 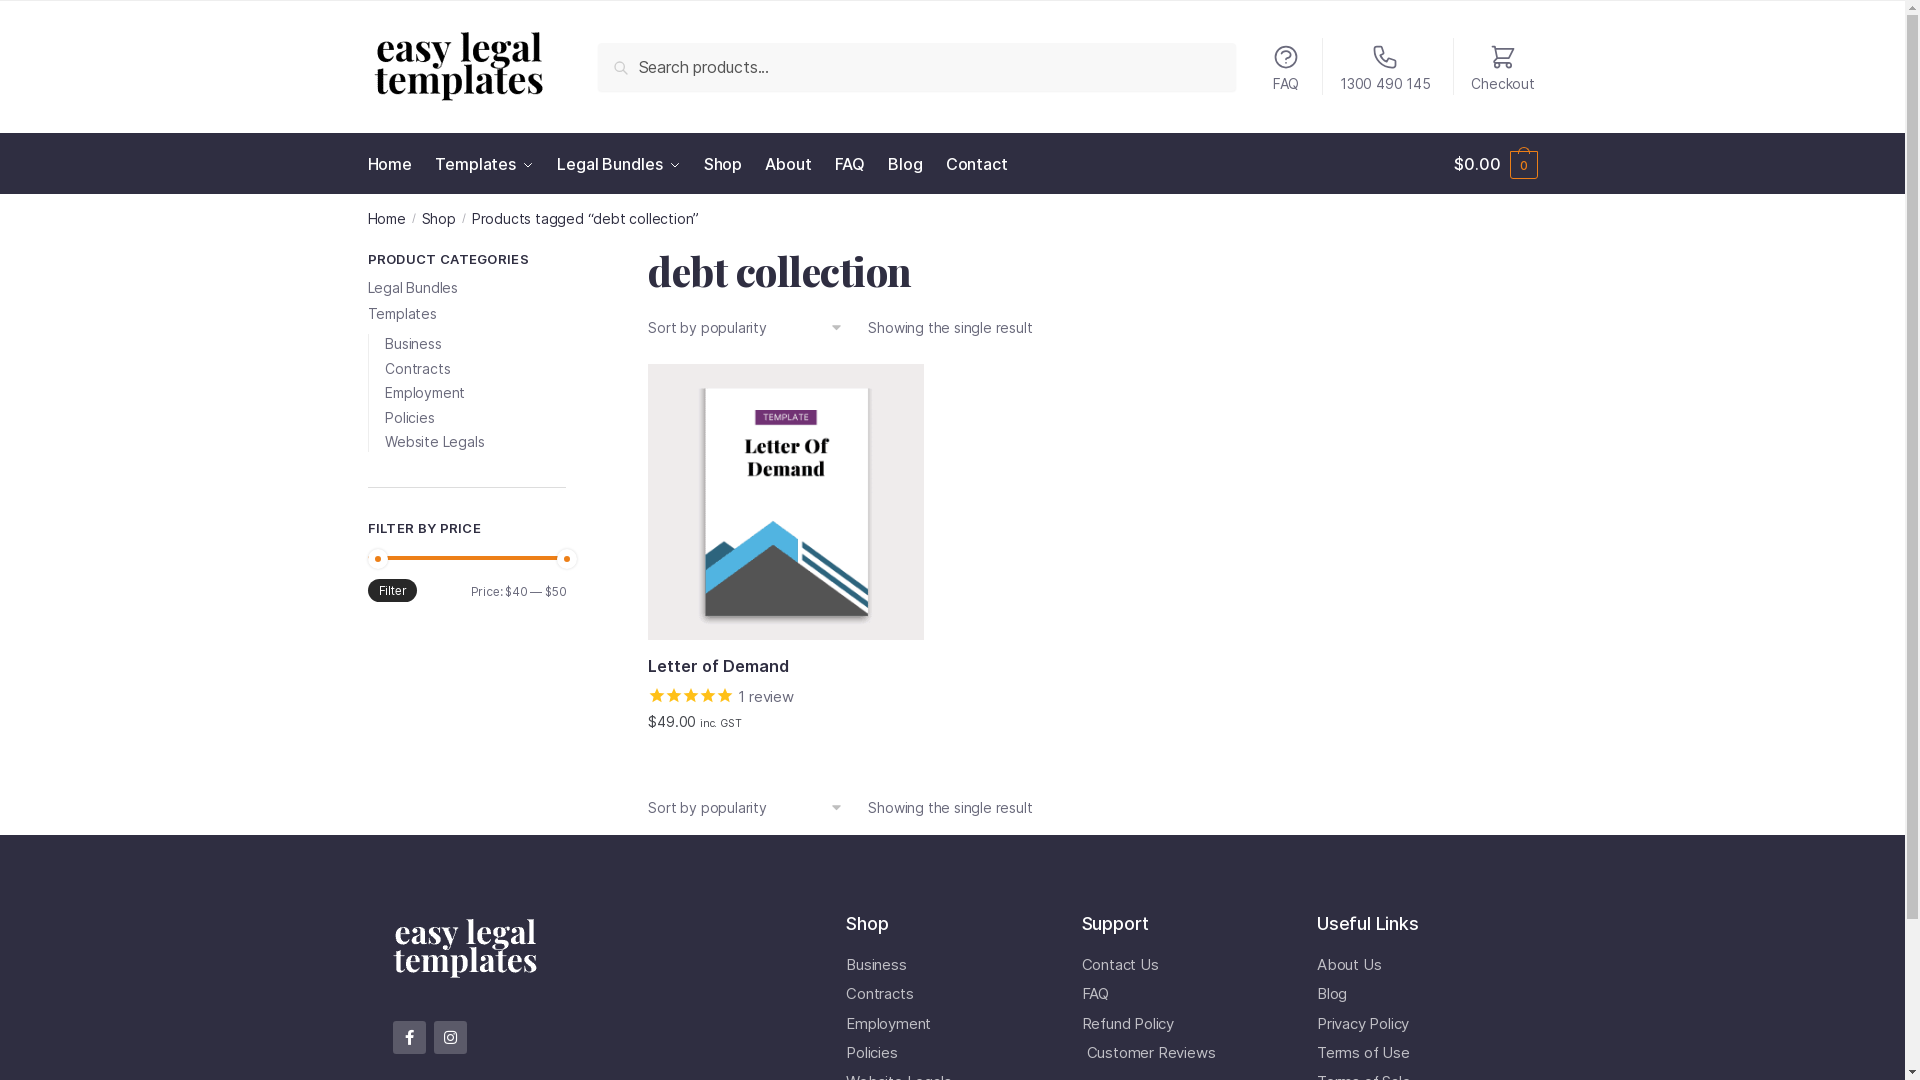 What do you see at coordinates (387, 218) in the screenshot?
I see `'Home'` at bounding box center [387, 218].